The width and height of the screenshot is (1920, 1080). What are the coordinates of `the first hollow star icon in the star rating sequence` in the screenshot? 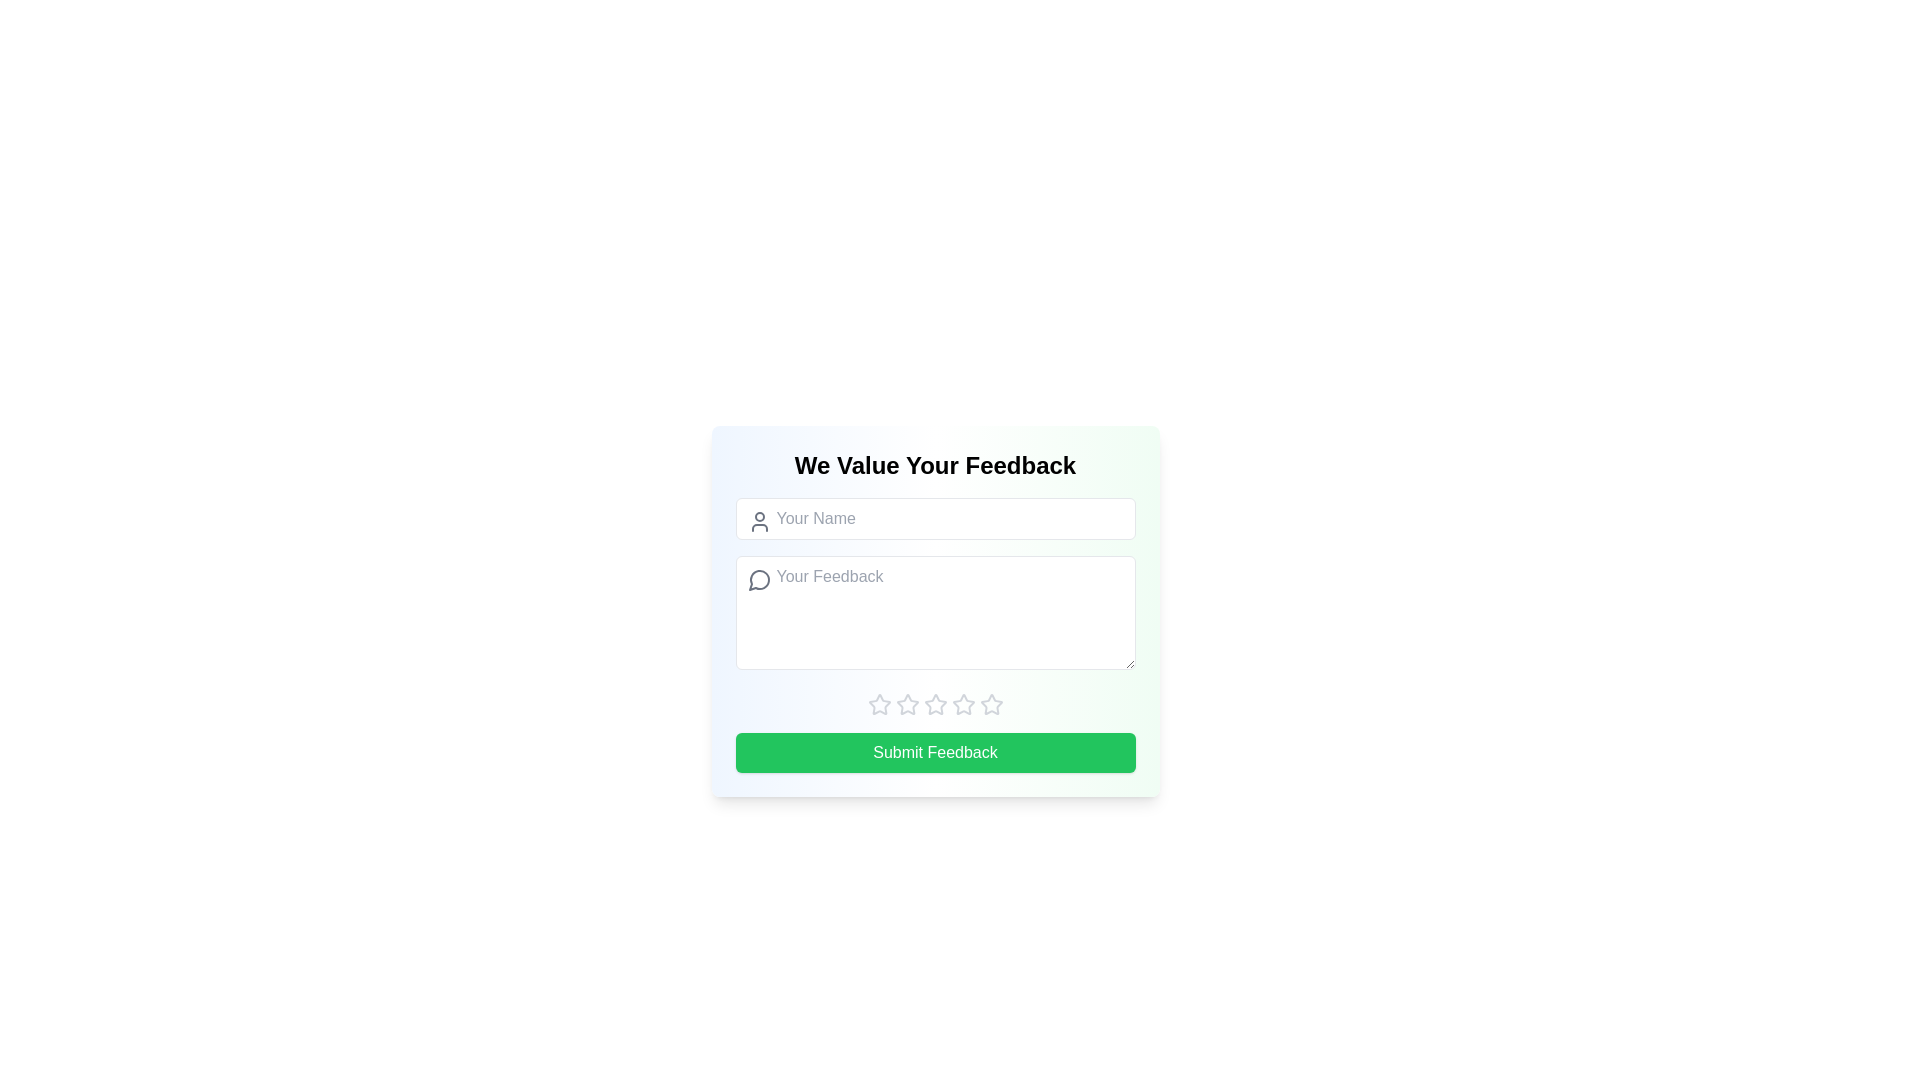 It's located at (879, 704).